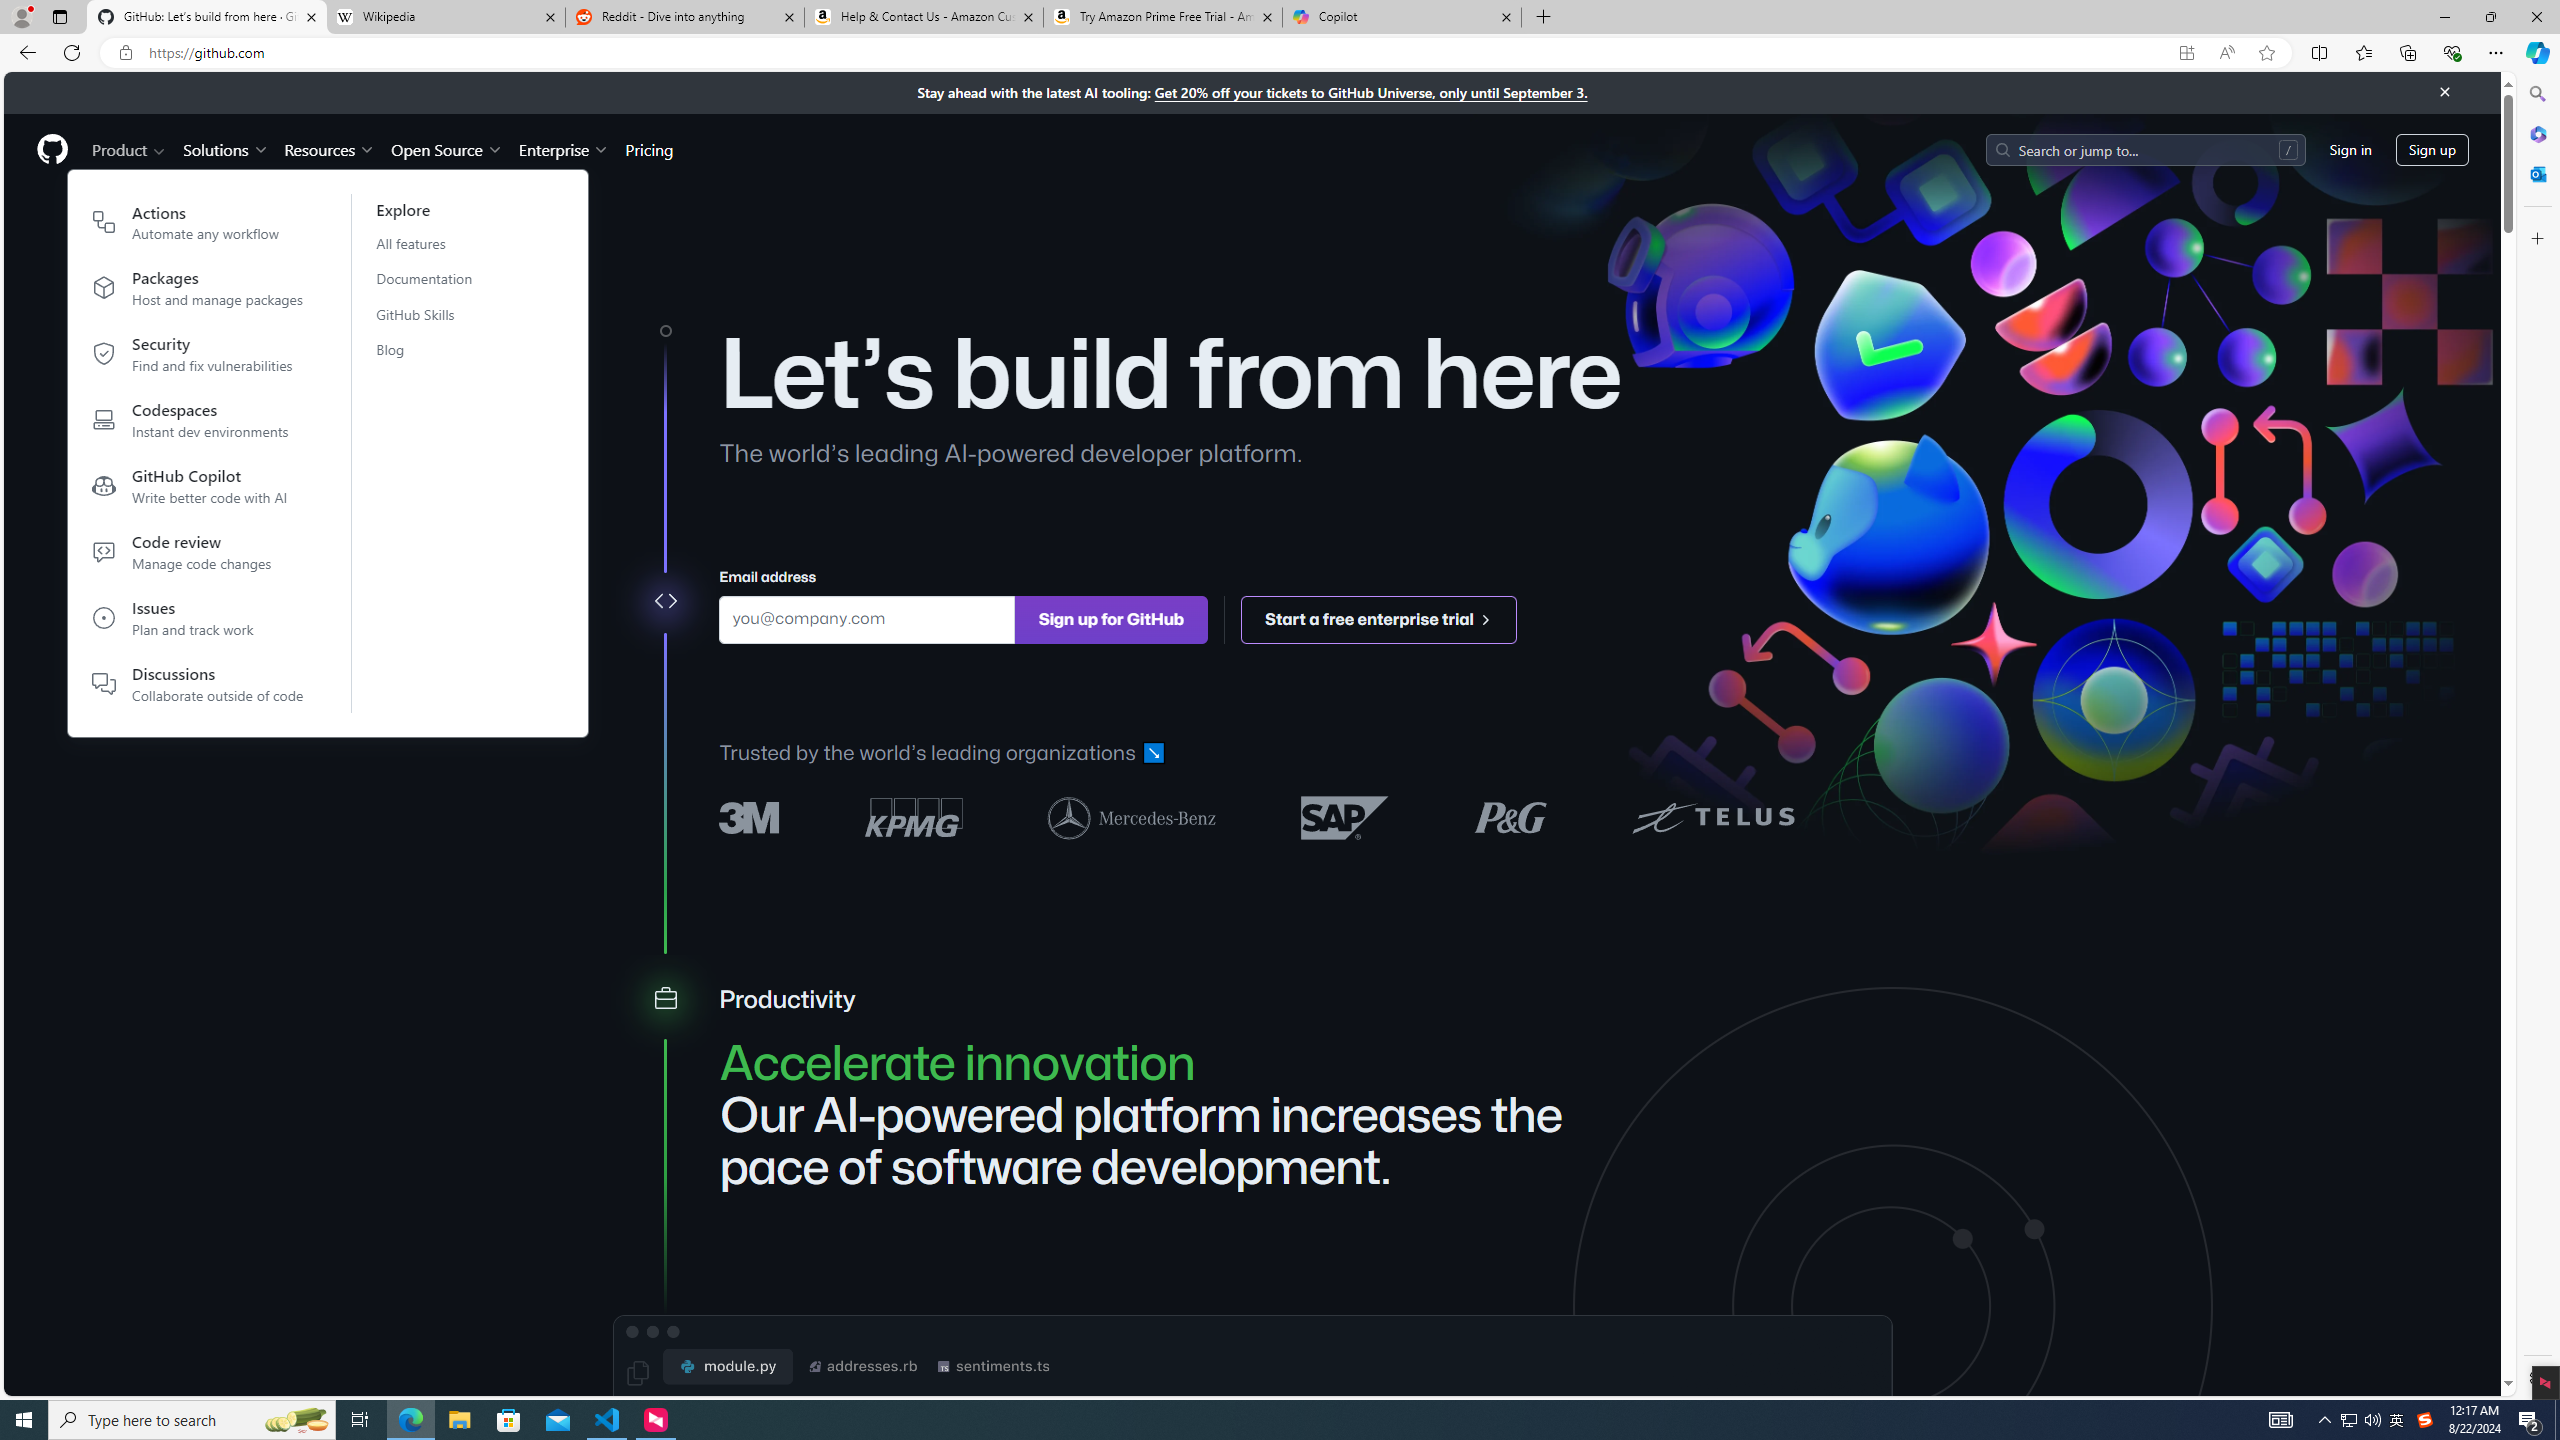 The image size is (2560, 1440). I want to click on 'P&G logo', so click(1509, 816).